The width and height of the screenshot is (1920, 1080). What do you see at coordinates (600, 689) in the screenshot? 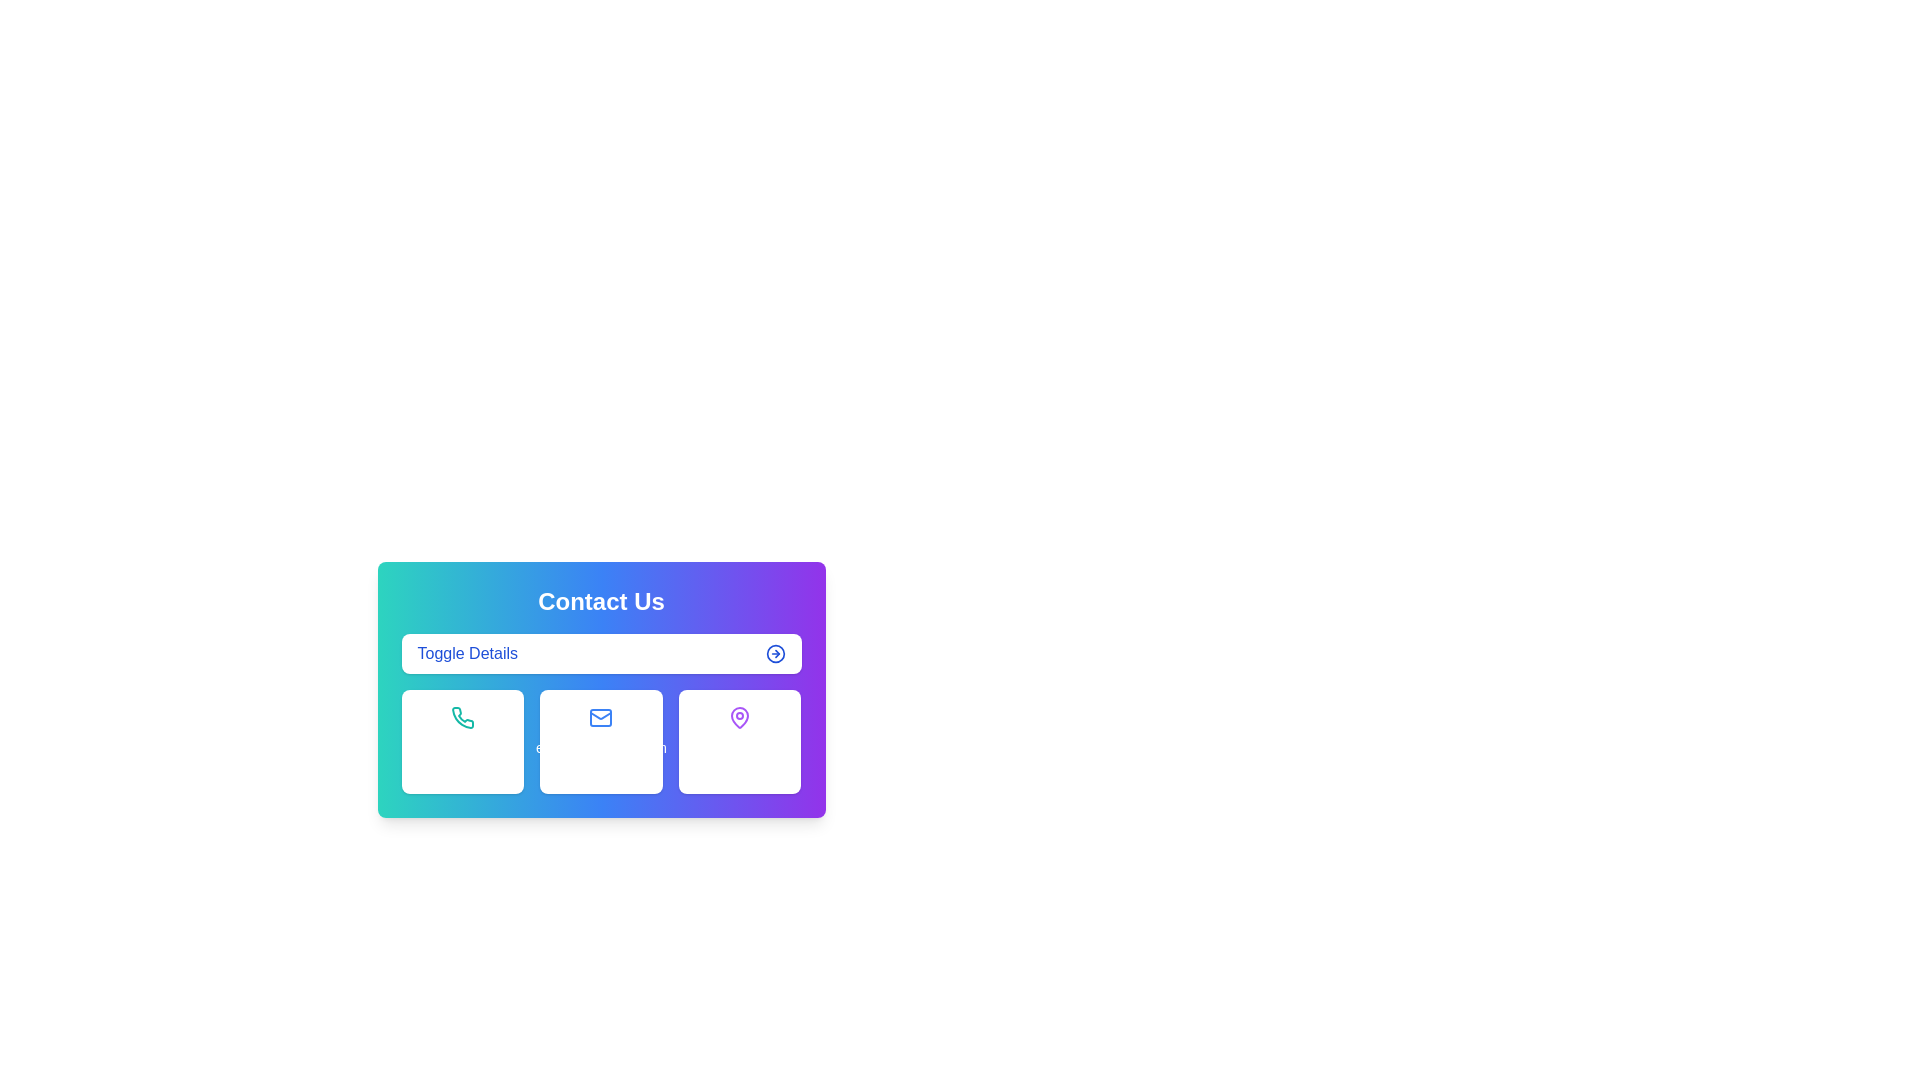
I see `the email text in the Contact Information Card` at bounding box center [600, 689].